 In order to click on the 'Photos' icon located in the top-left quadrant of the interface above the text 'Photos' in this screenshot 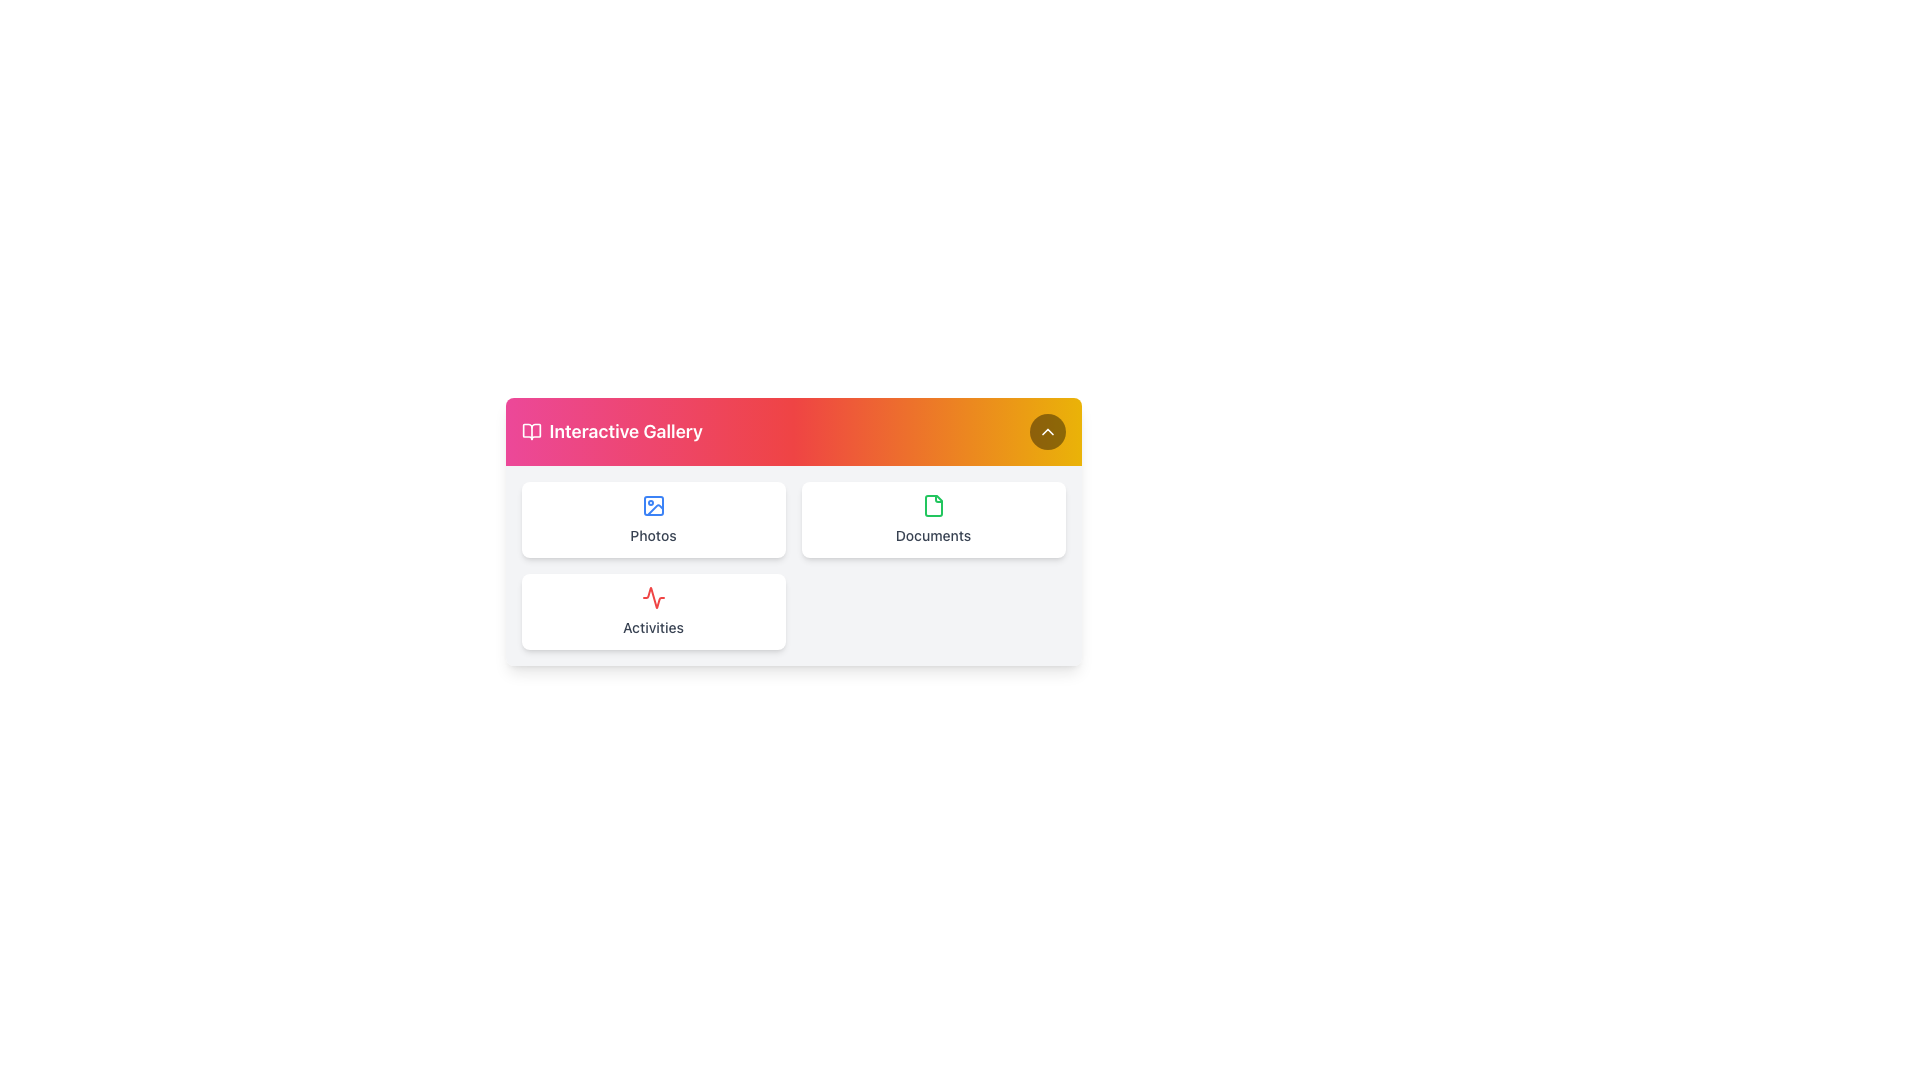, I will do `click(653, 504)`.